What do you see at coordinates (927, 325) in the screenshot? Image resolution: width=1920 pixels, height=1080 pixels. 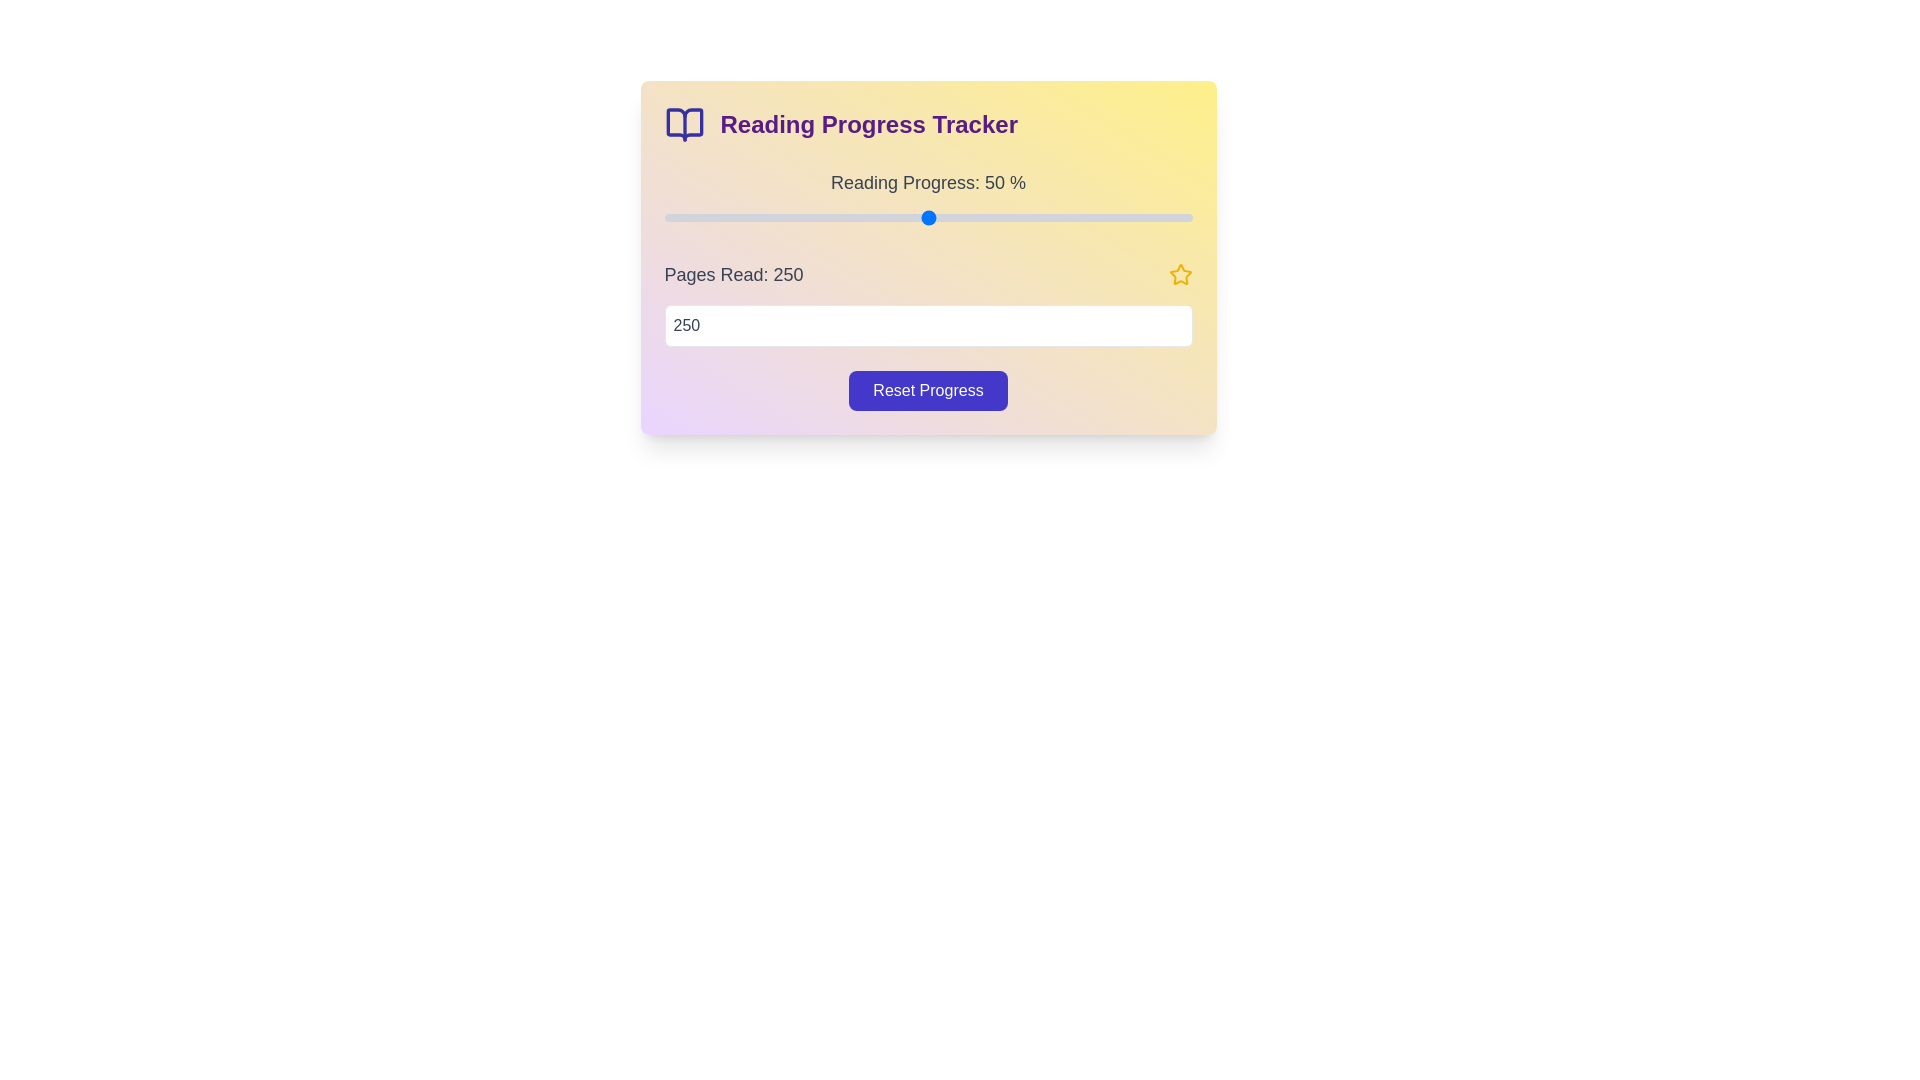 I see `the number of pages read to 437 using the input field` at bounding box center [927, 325].